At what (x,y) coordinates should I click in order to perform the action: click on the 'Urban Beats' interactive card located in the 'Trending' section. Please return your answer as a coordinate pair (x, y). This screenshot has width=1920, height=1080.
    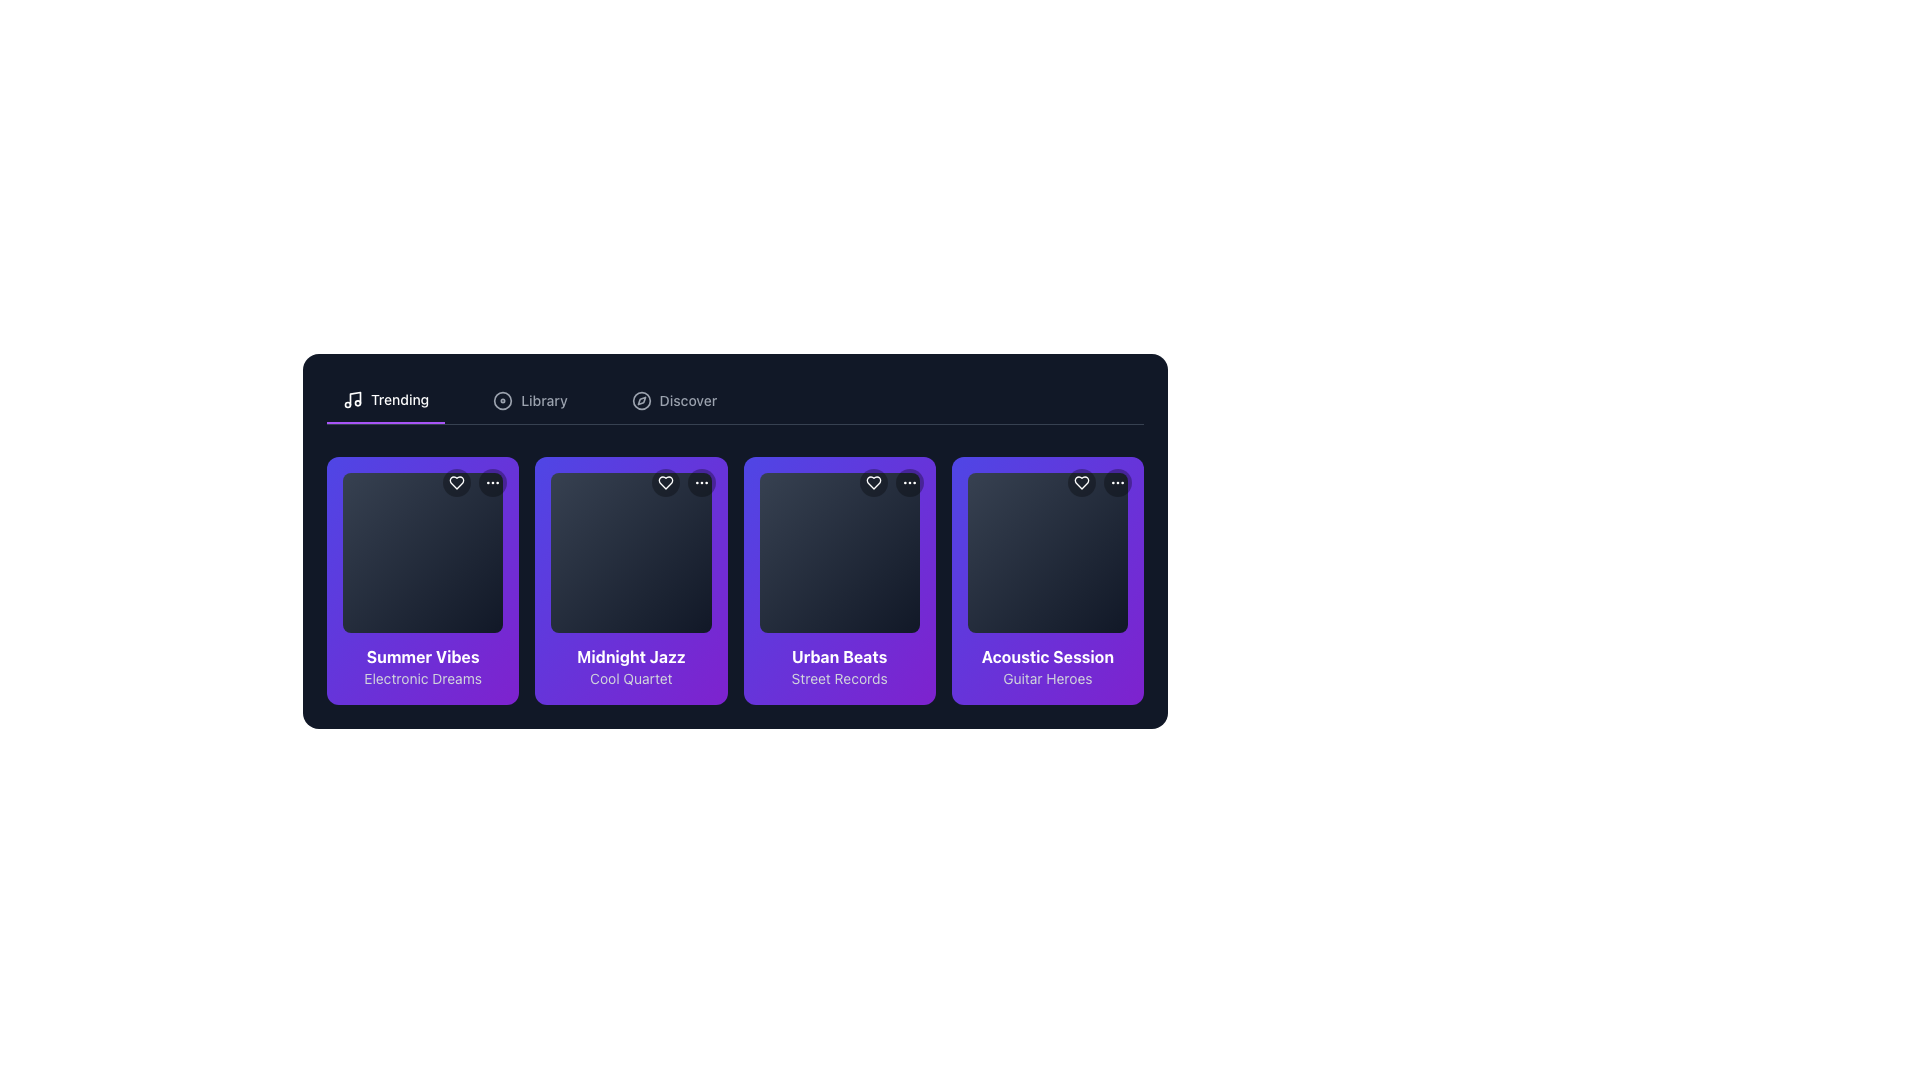
    Looking at the image, I should click on (839, 581).